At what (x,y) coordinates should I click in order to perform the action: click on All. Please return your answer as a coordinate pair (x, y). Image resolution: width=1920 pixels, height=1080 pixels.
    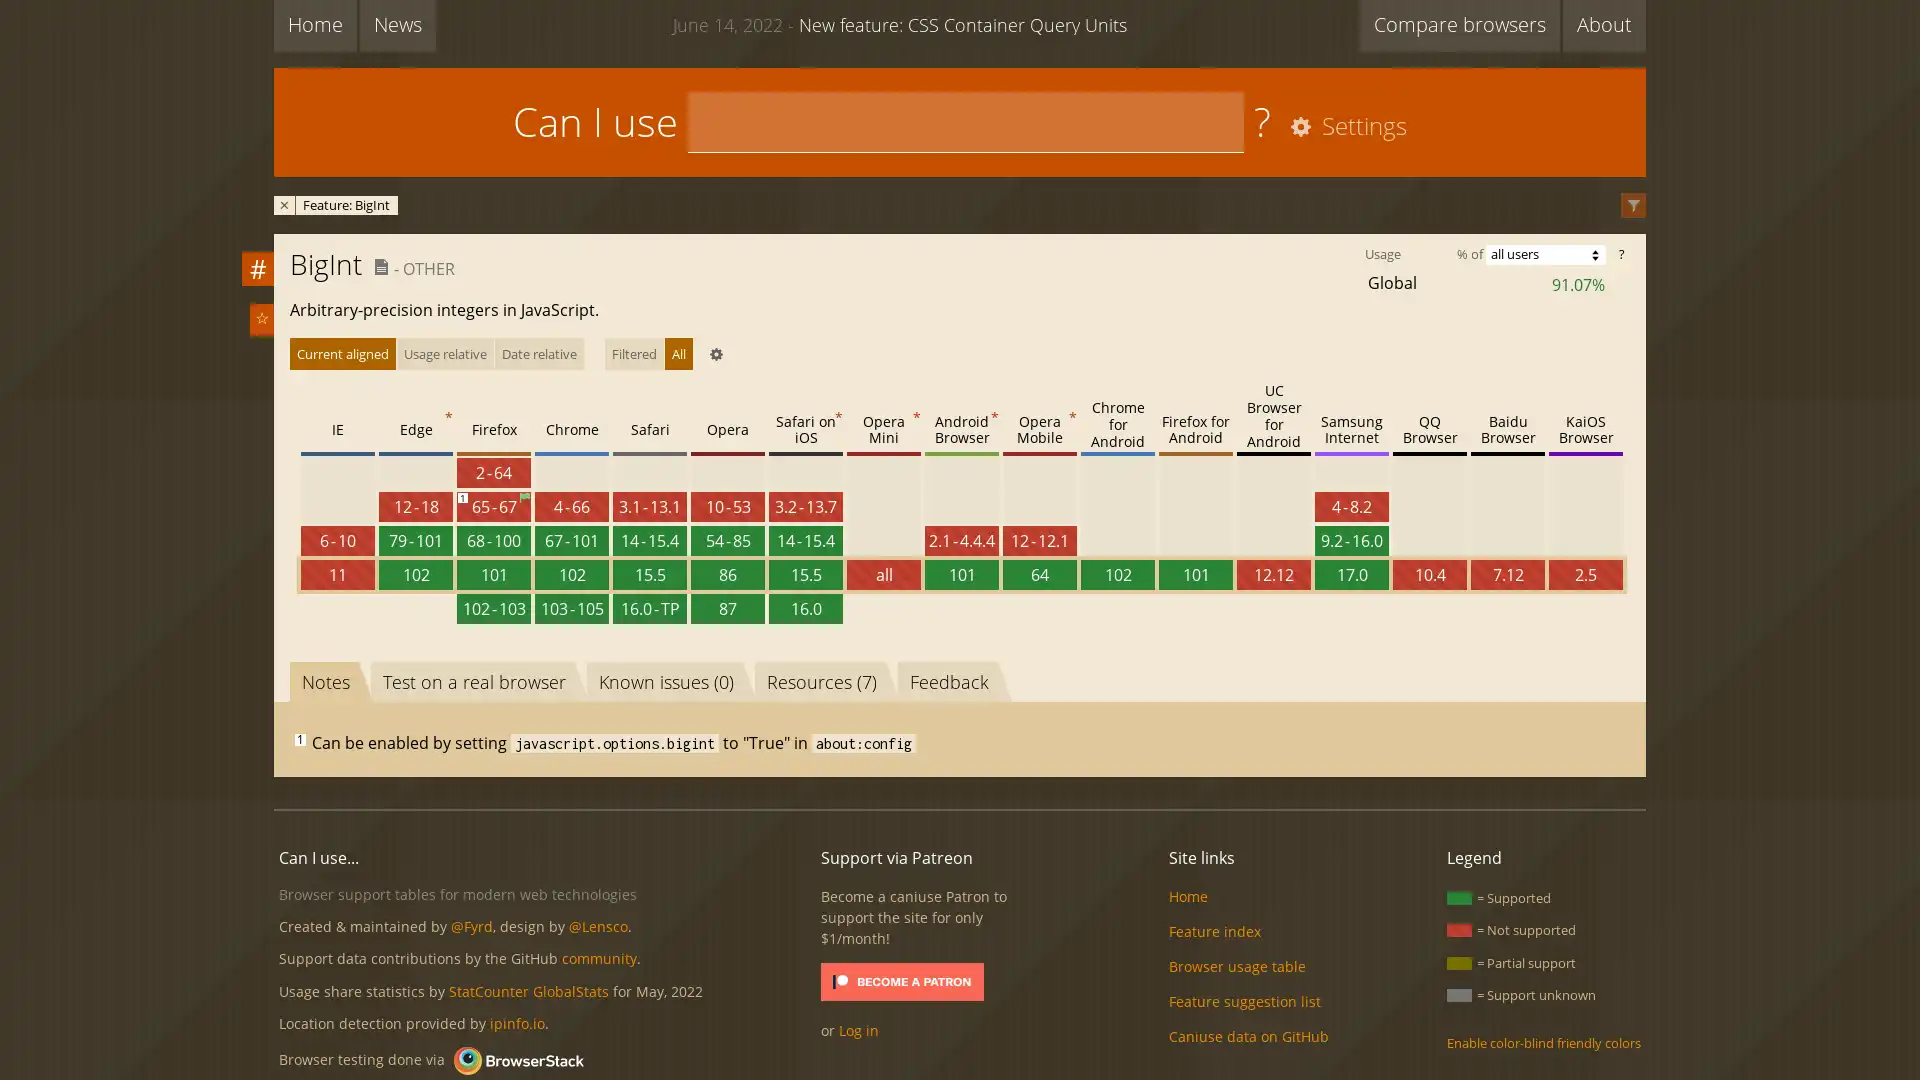
    Looking at the image, I should click on (678, 353).